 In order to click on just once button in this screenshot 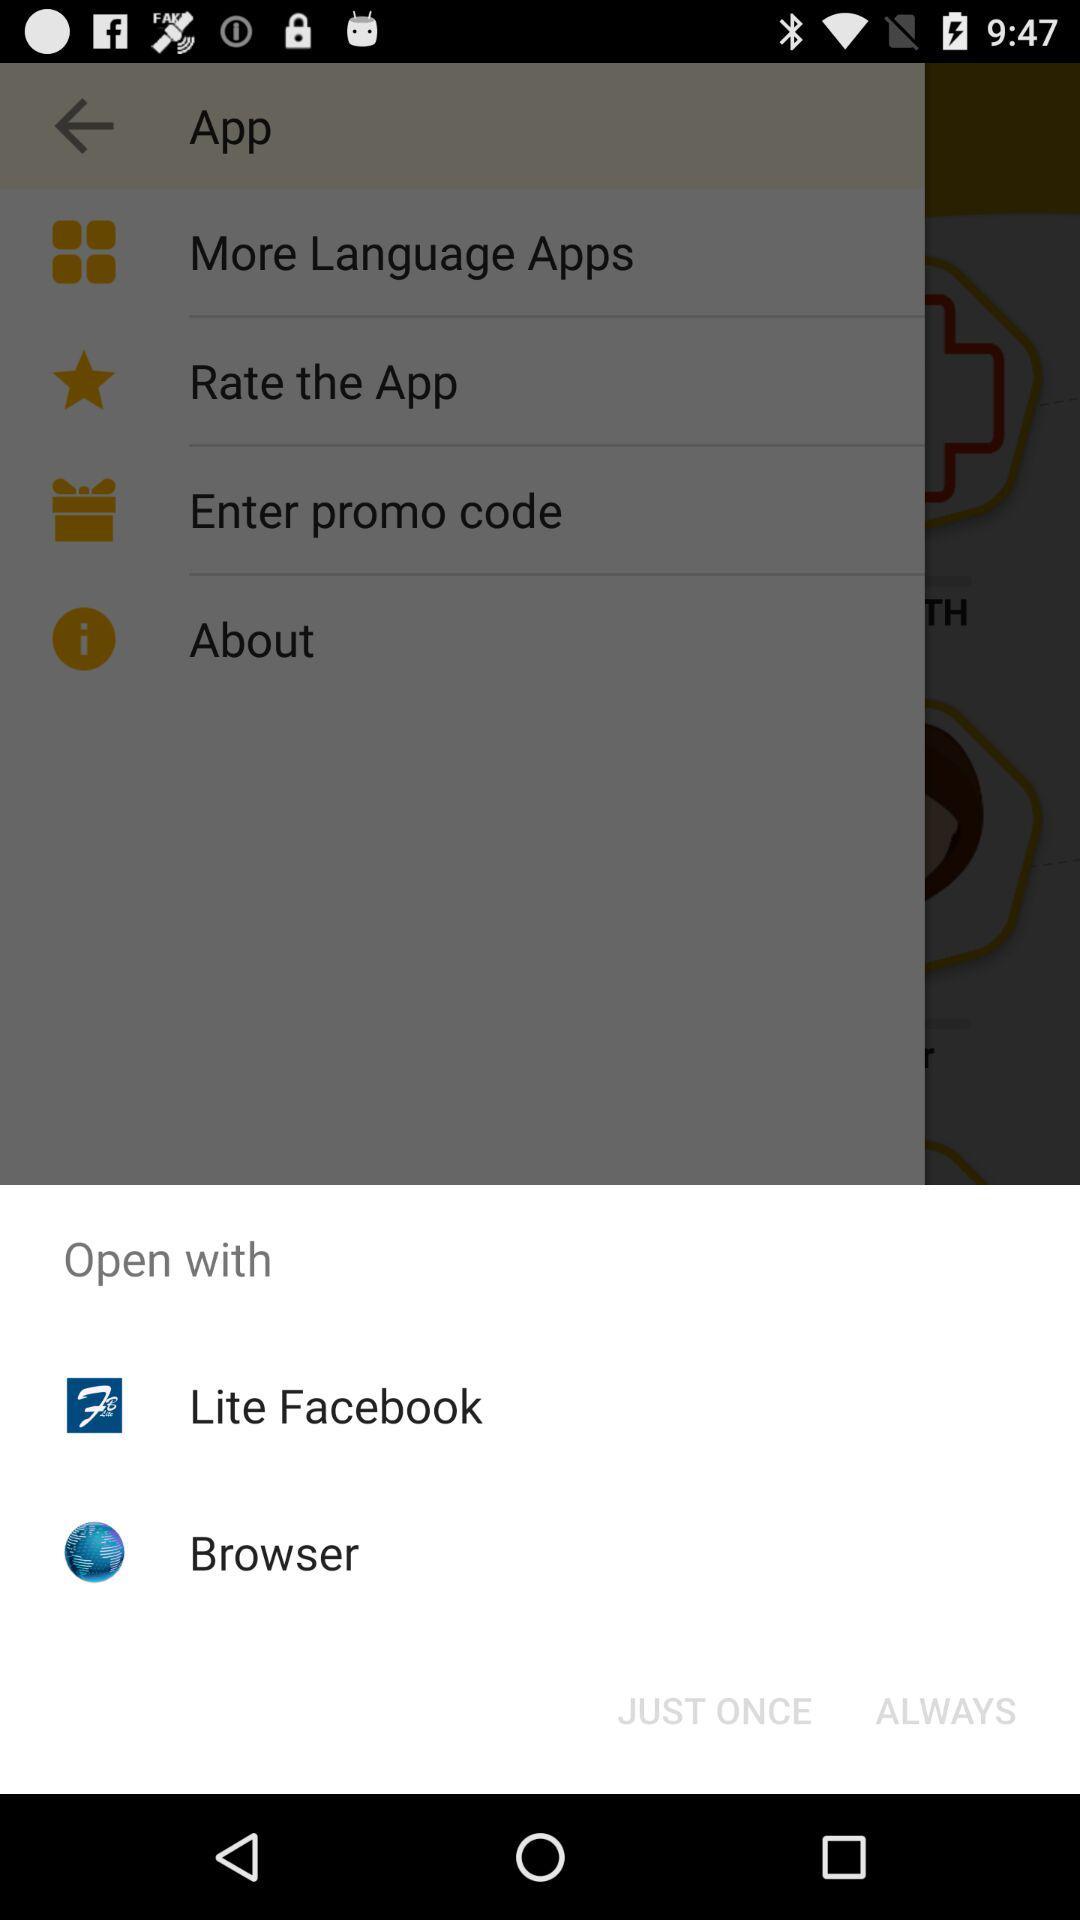, I will do `click(713, 1708)`.